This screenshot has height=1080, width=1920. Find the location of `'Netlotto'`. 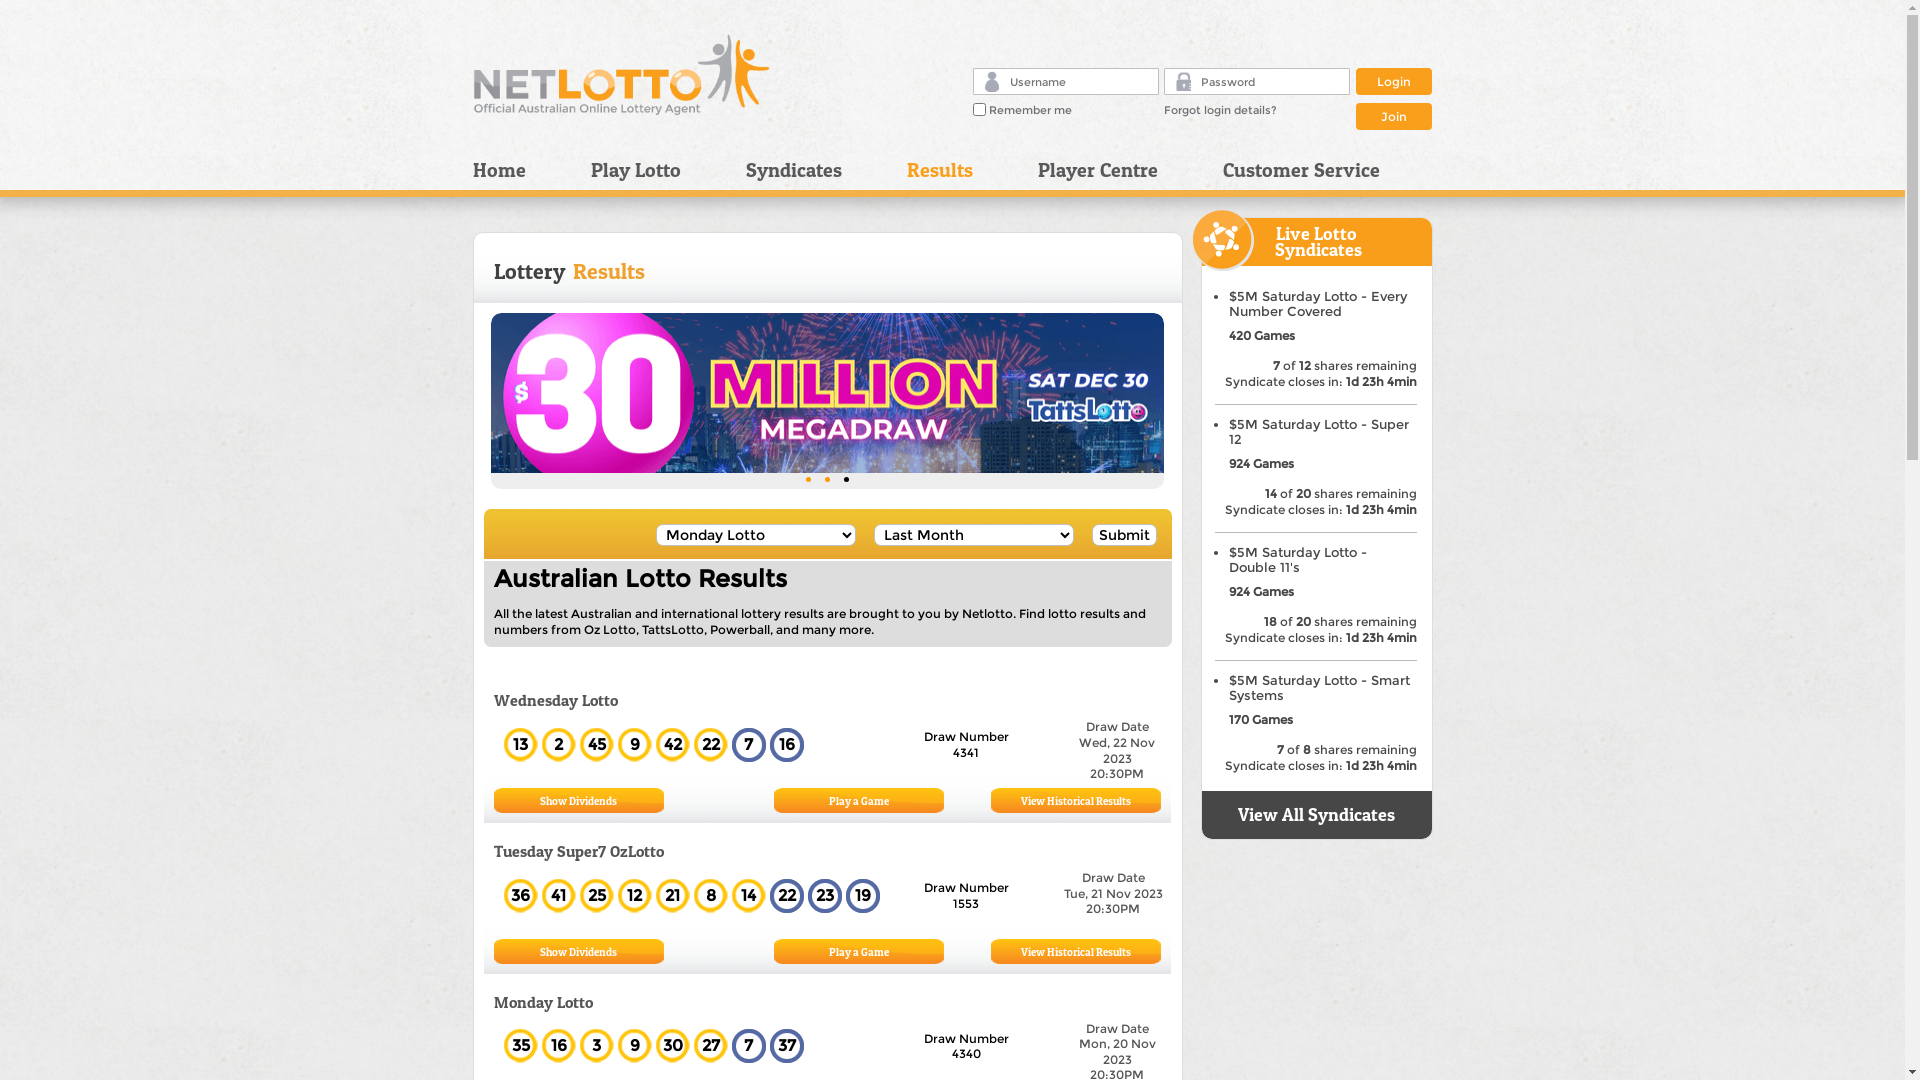

'Netlotto' is located at coordinates (621, 73).